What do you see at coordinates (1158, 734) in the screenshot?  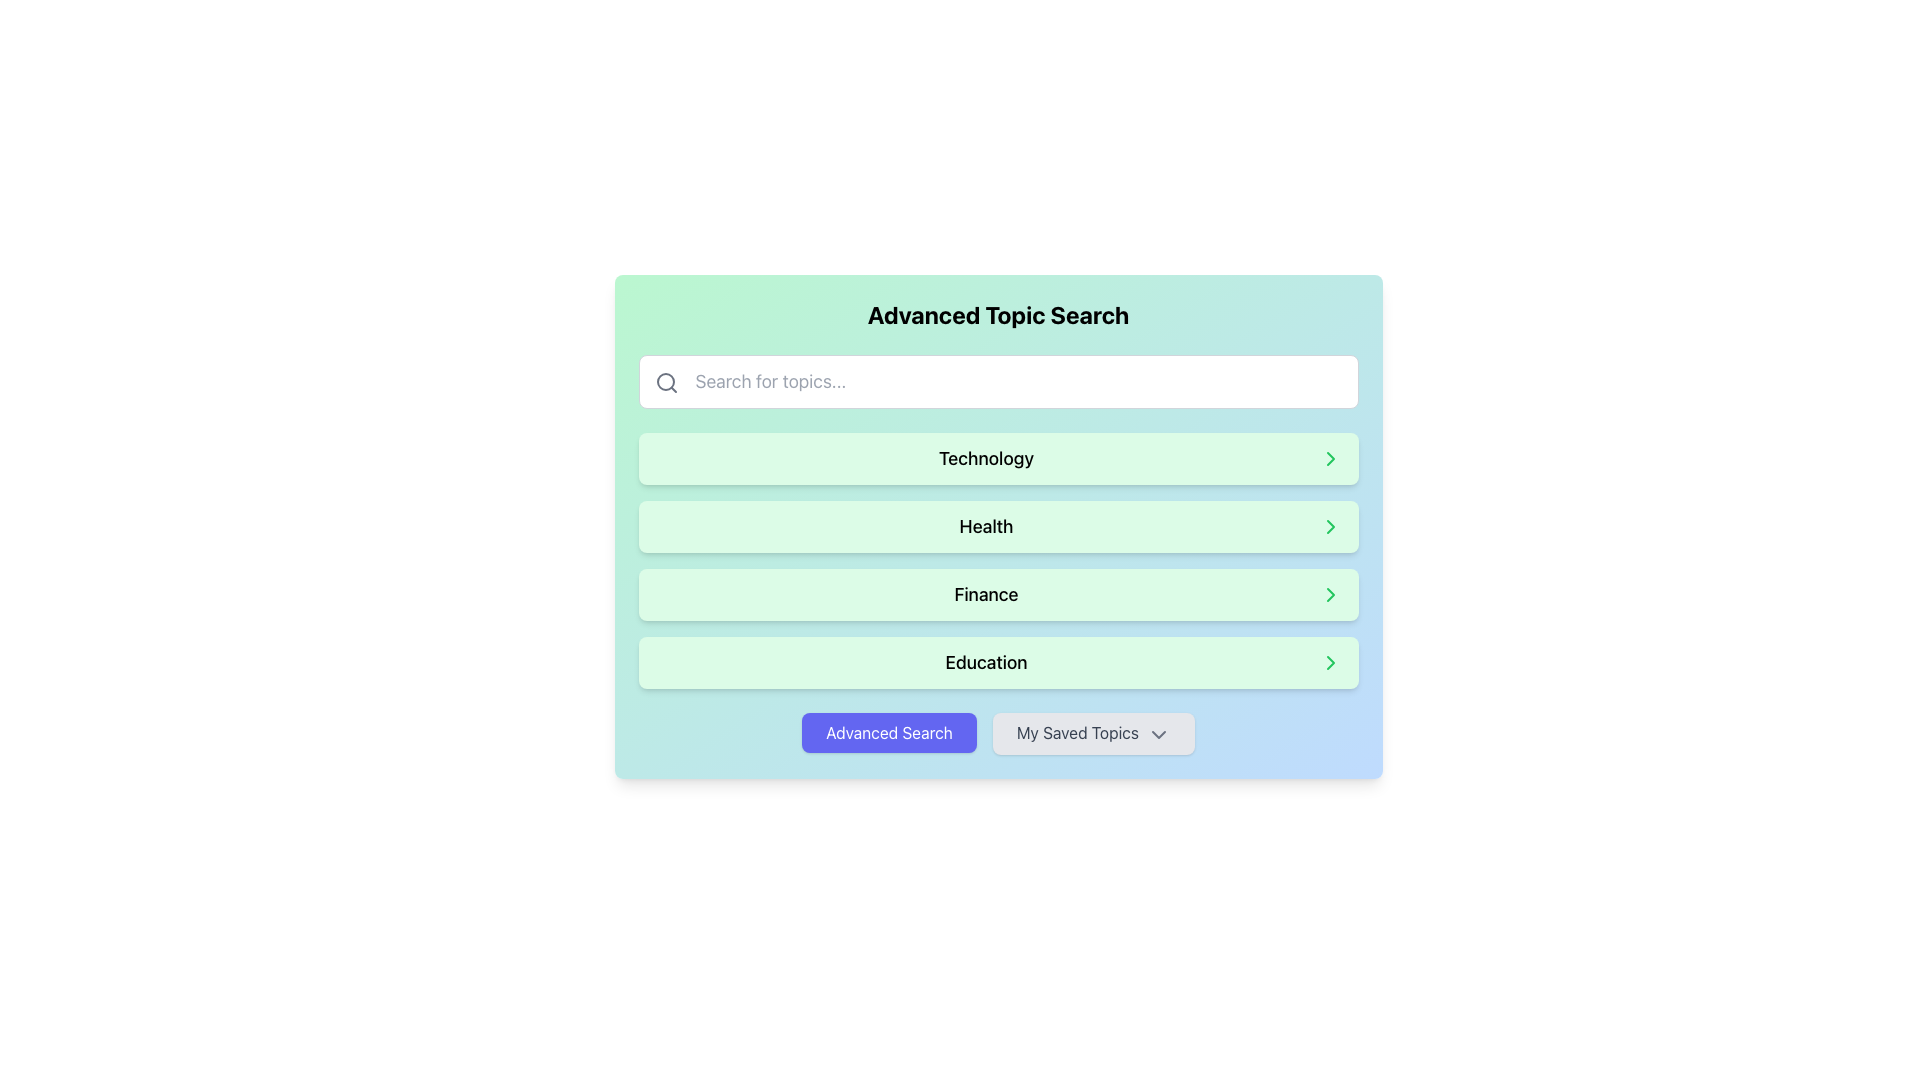 I see `the dropdown menu indicator icon located to the right of the 'My Saved Topics' button` at bounding box center [1158, 734].